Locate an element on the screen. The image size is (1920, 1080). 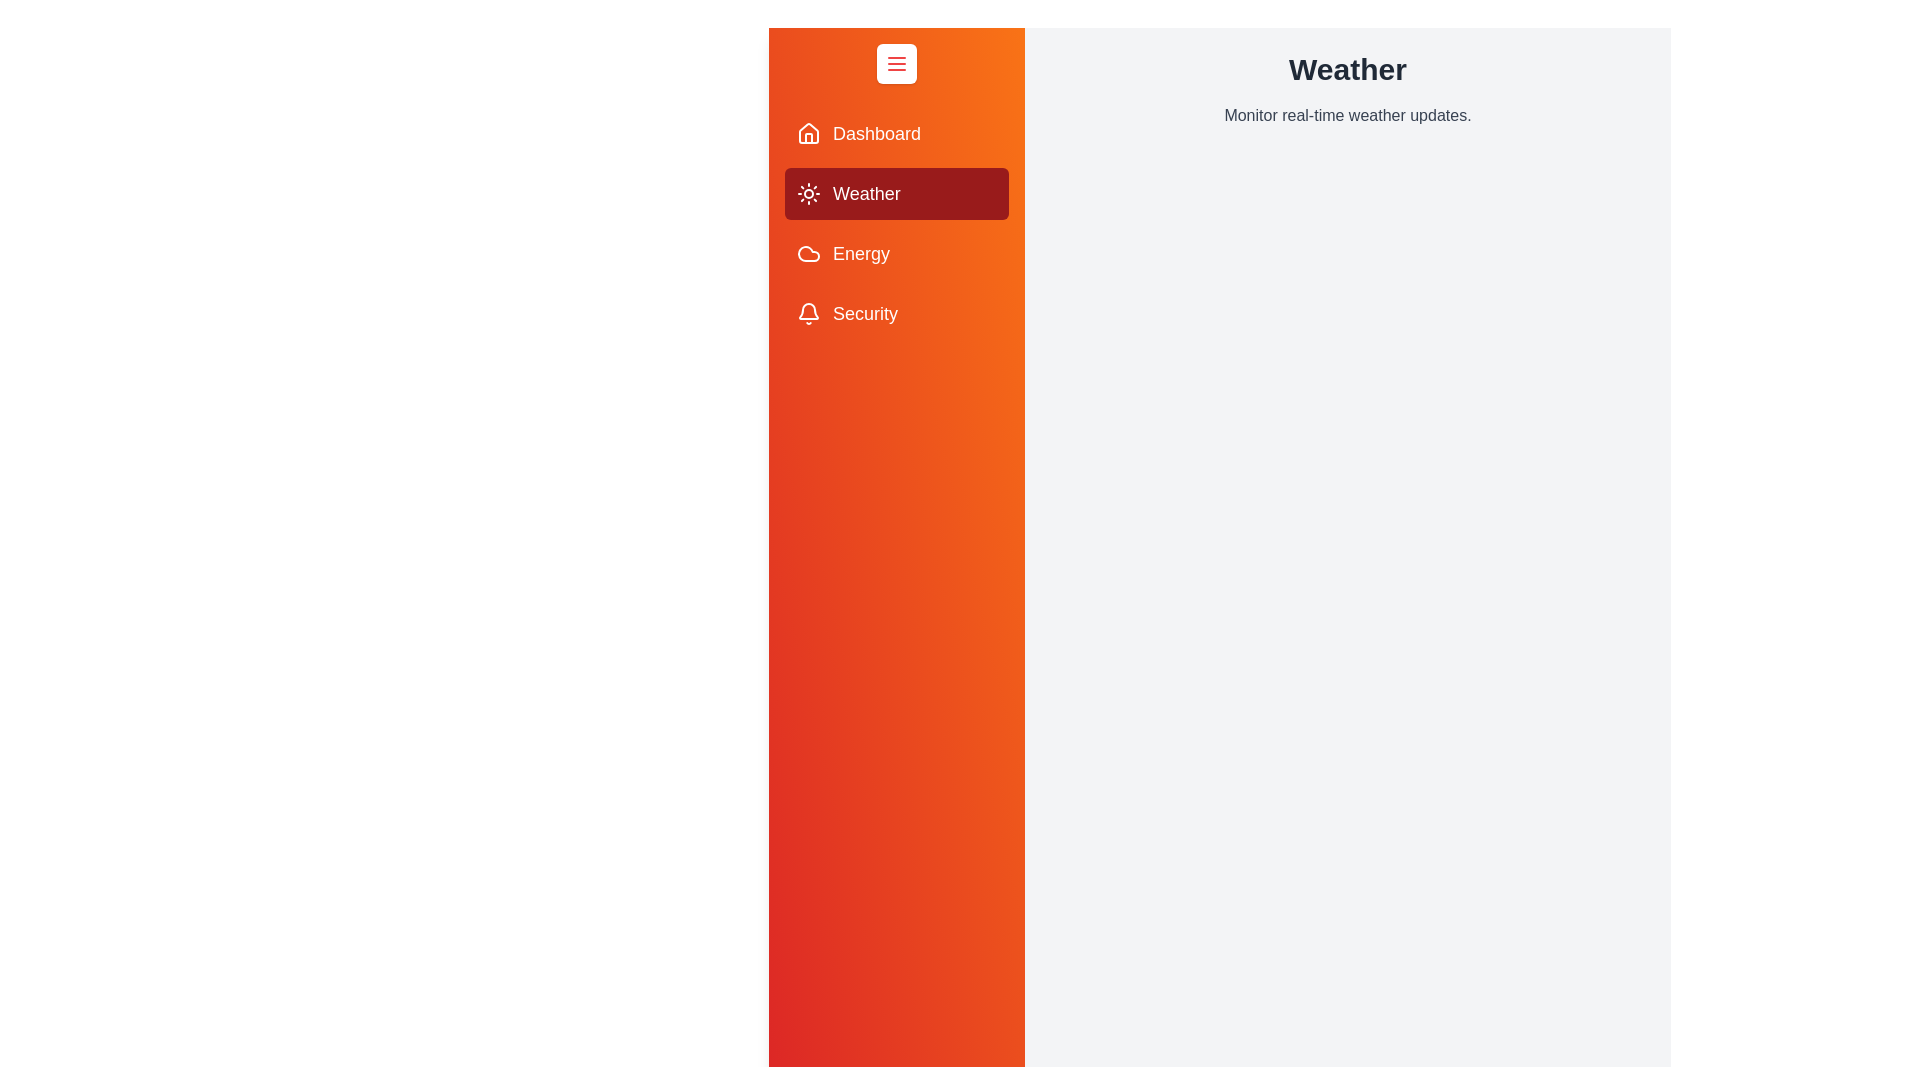
the Weather section from the drawer menu is located at coordinates (896, 193).